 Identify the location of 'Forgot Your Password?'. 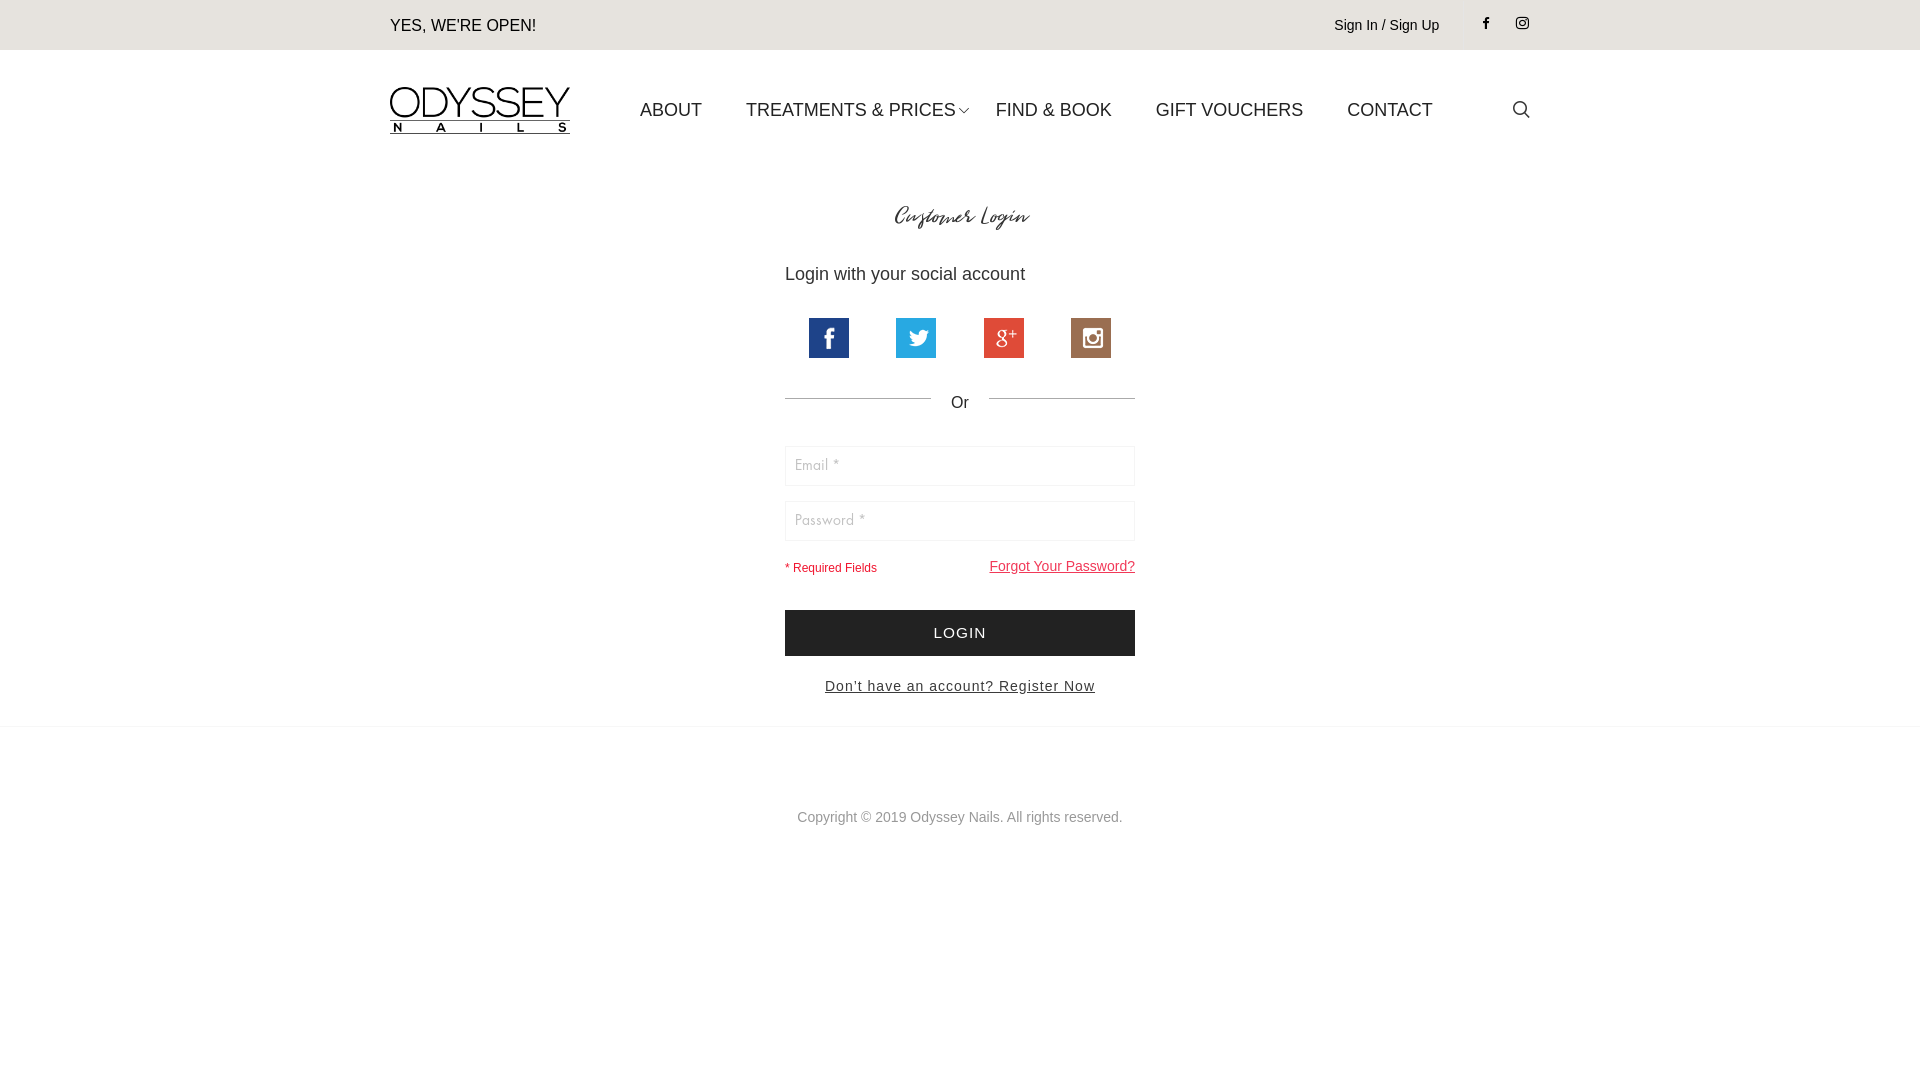
(988, 566).